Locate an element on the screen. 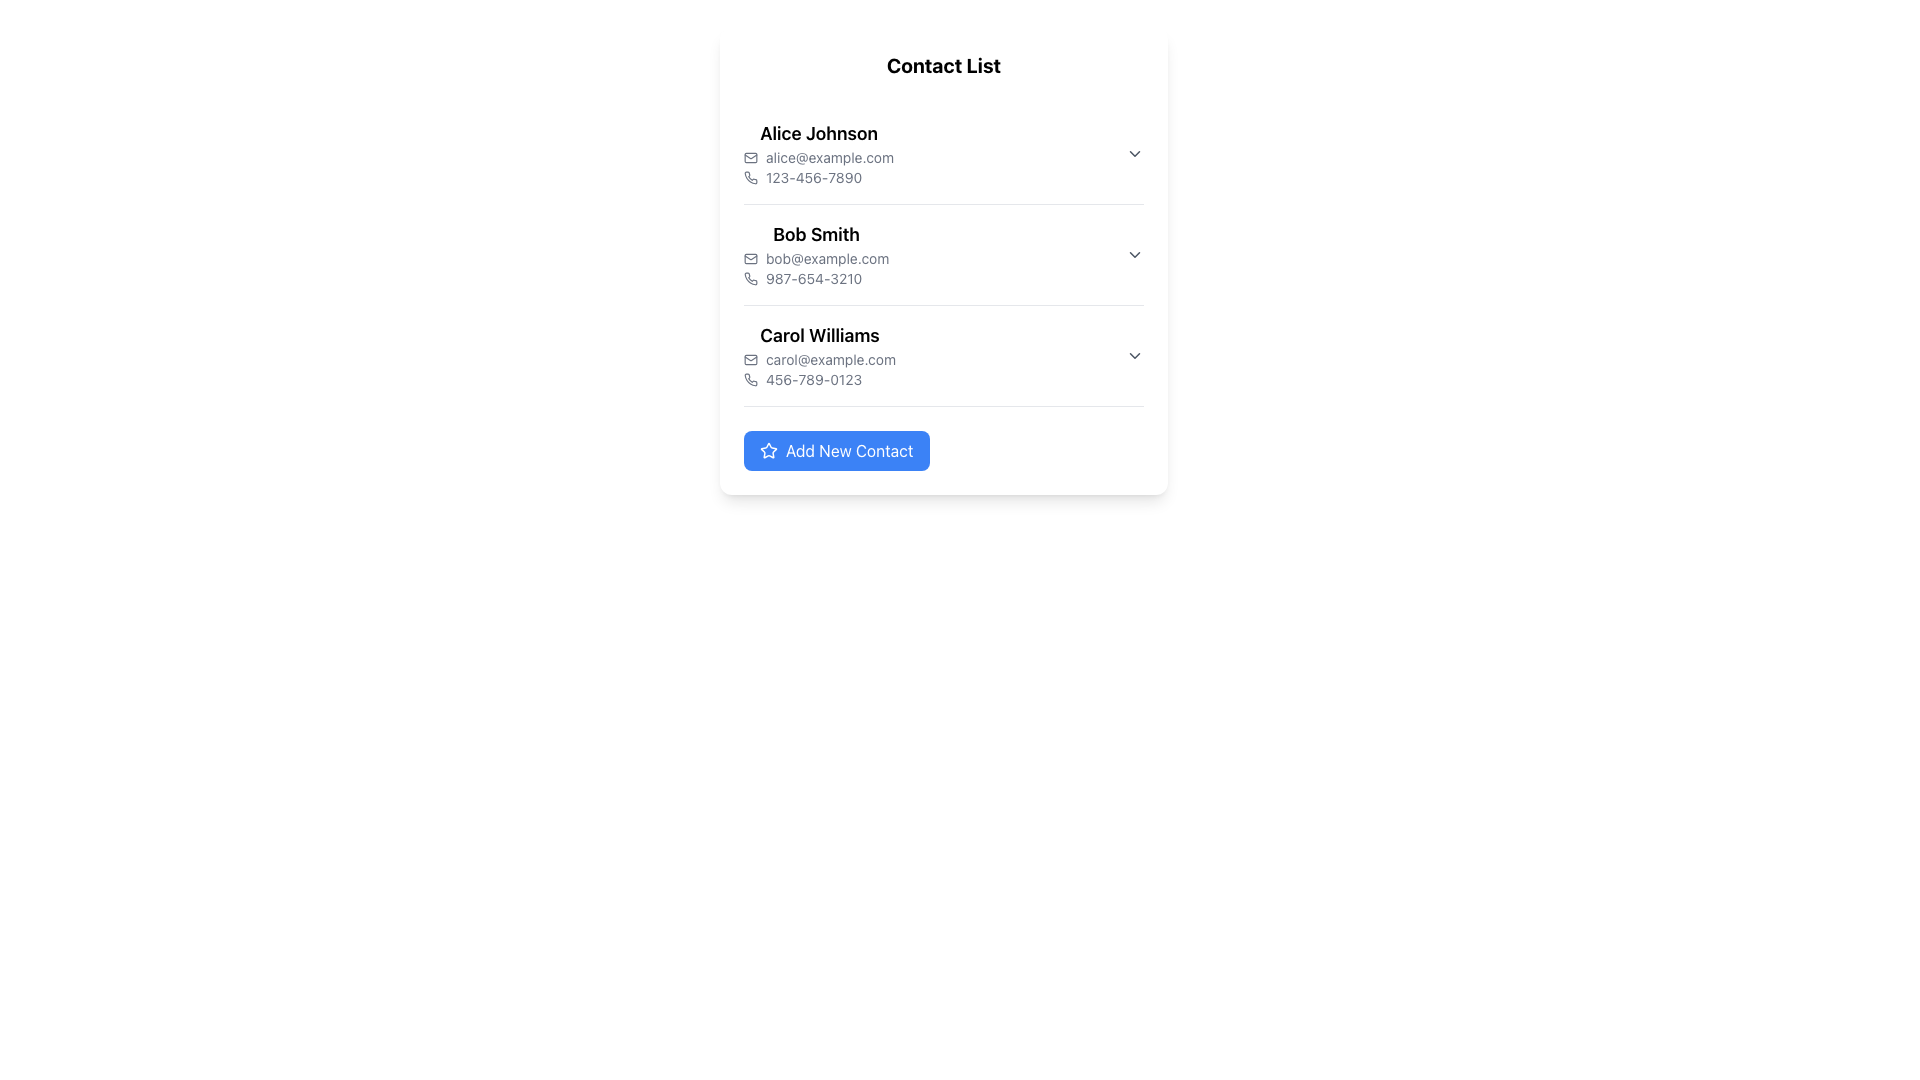  the chevron-down button located to the right of the contact information for 'Carol Williams' is located at coordinates (1134, 354).